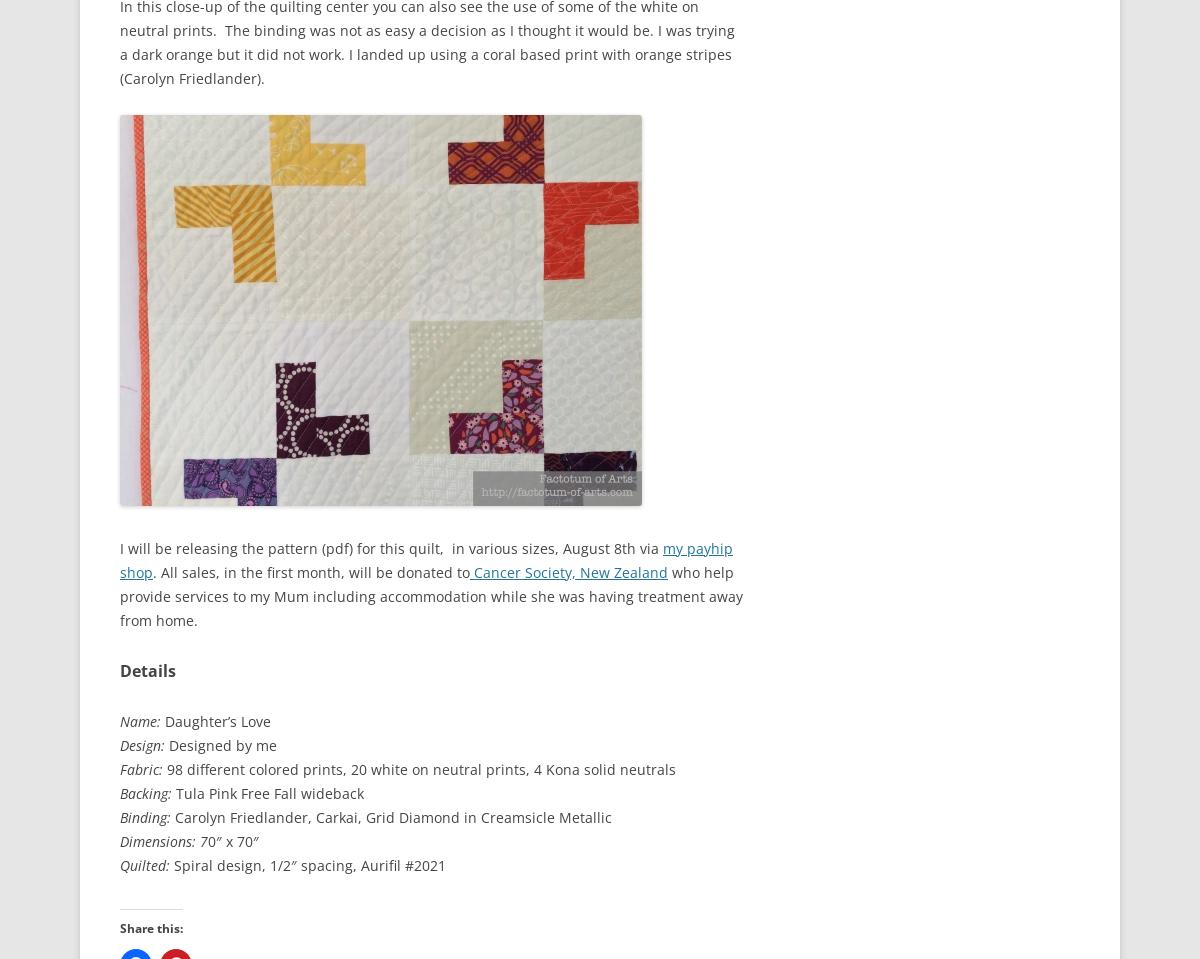 The height and width of the screenshot is (959, 1200). What do you see at coordinates (142, 744) in the screenshot?
I see `'Design:'` at bounding box center [142, 744].